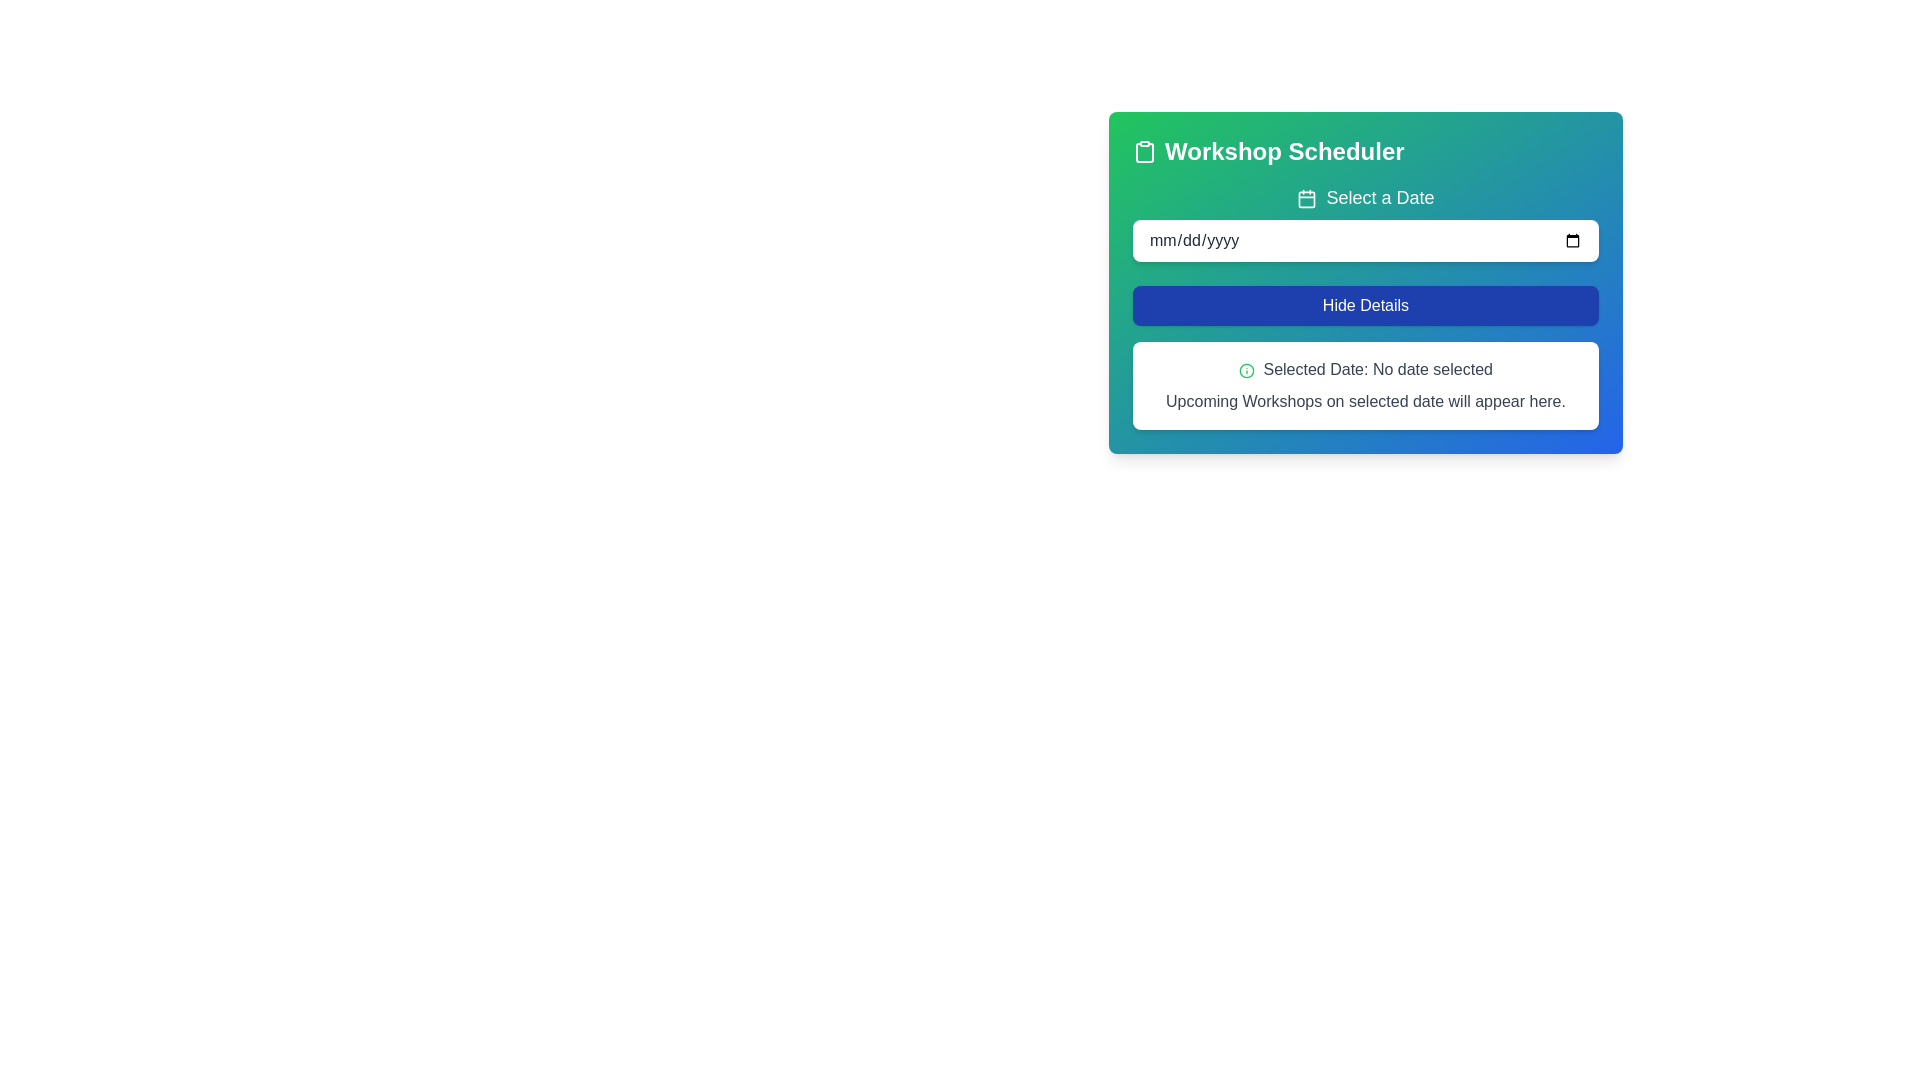 This screenshot has width=1920, height=1080. I want to click on the decorative calendar icon located to the left of the 'Select a Date' label, which visually emphasizes the date selection function, so click(1307, 199).